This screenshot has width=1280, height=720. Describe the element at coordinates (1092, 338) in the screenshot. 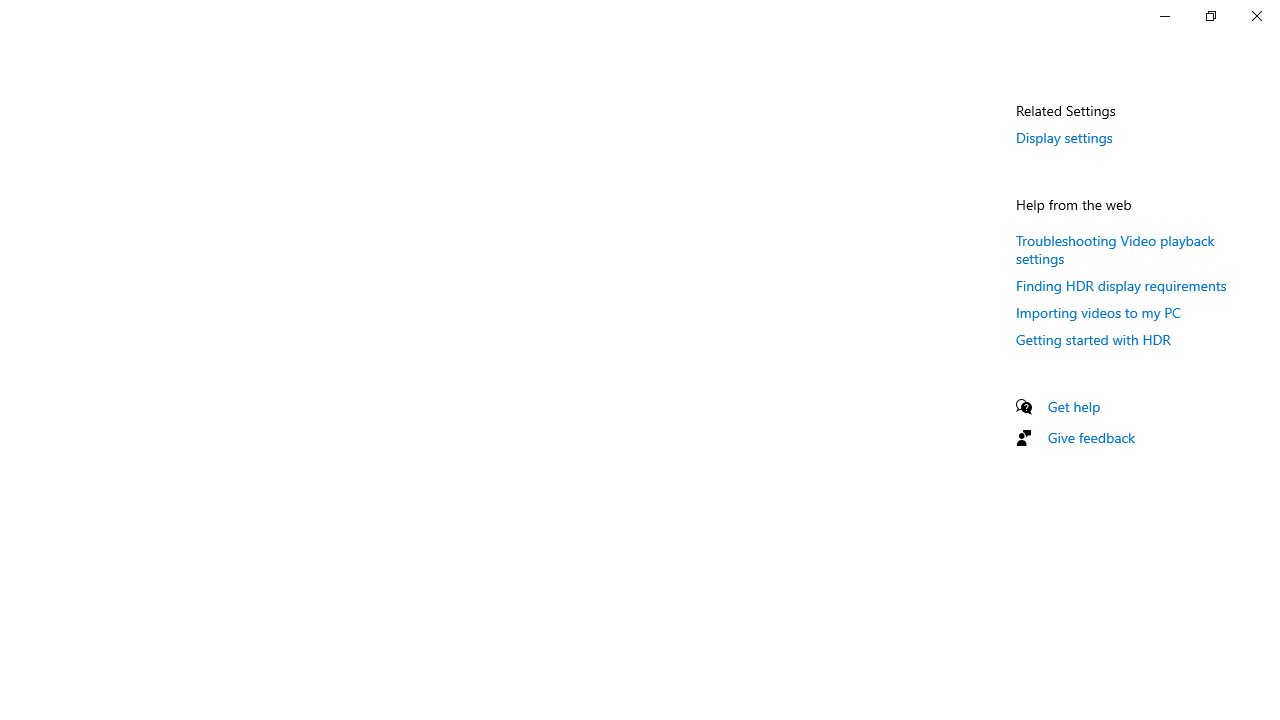

I see `'Getting started with HDR'` at that location.